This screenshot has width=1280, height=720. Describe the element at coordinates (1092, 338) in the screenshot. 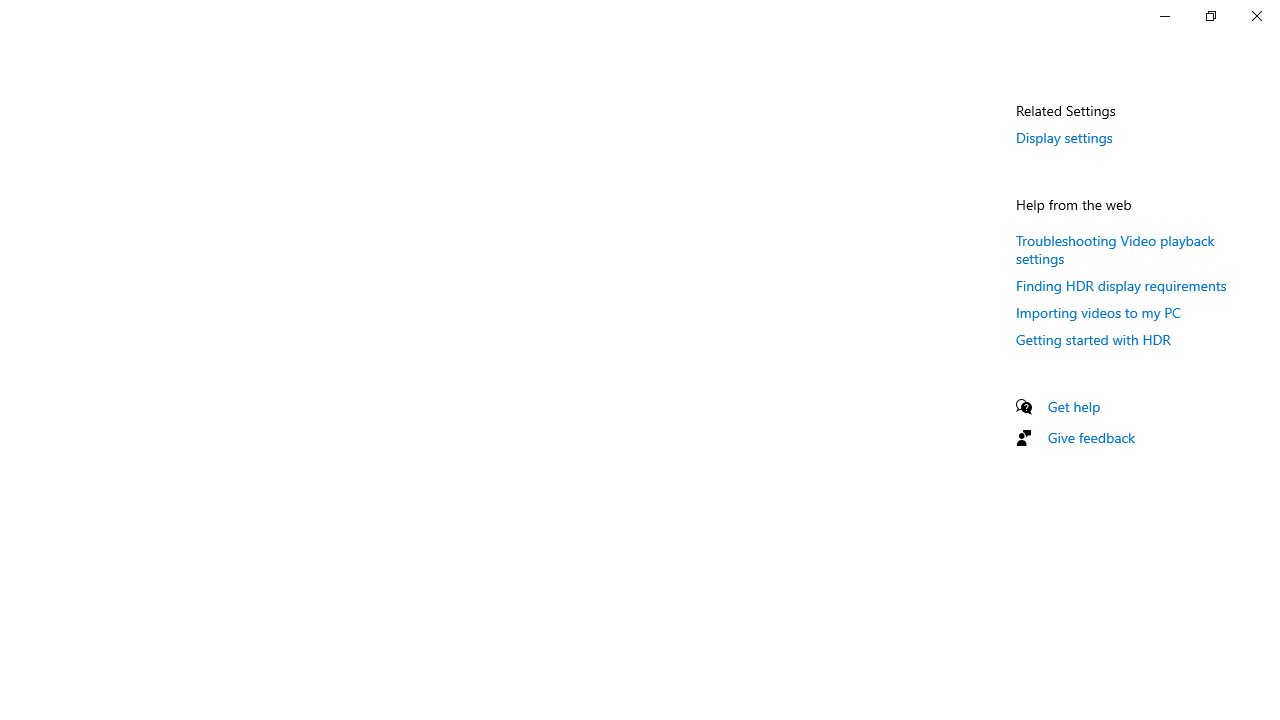

I see `'Getting started with HDR'` at that location.